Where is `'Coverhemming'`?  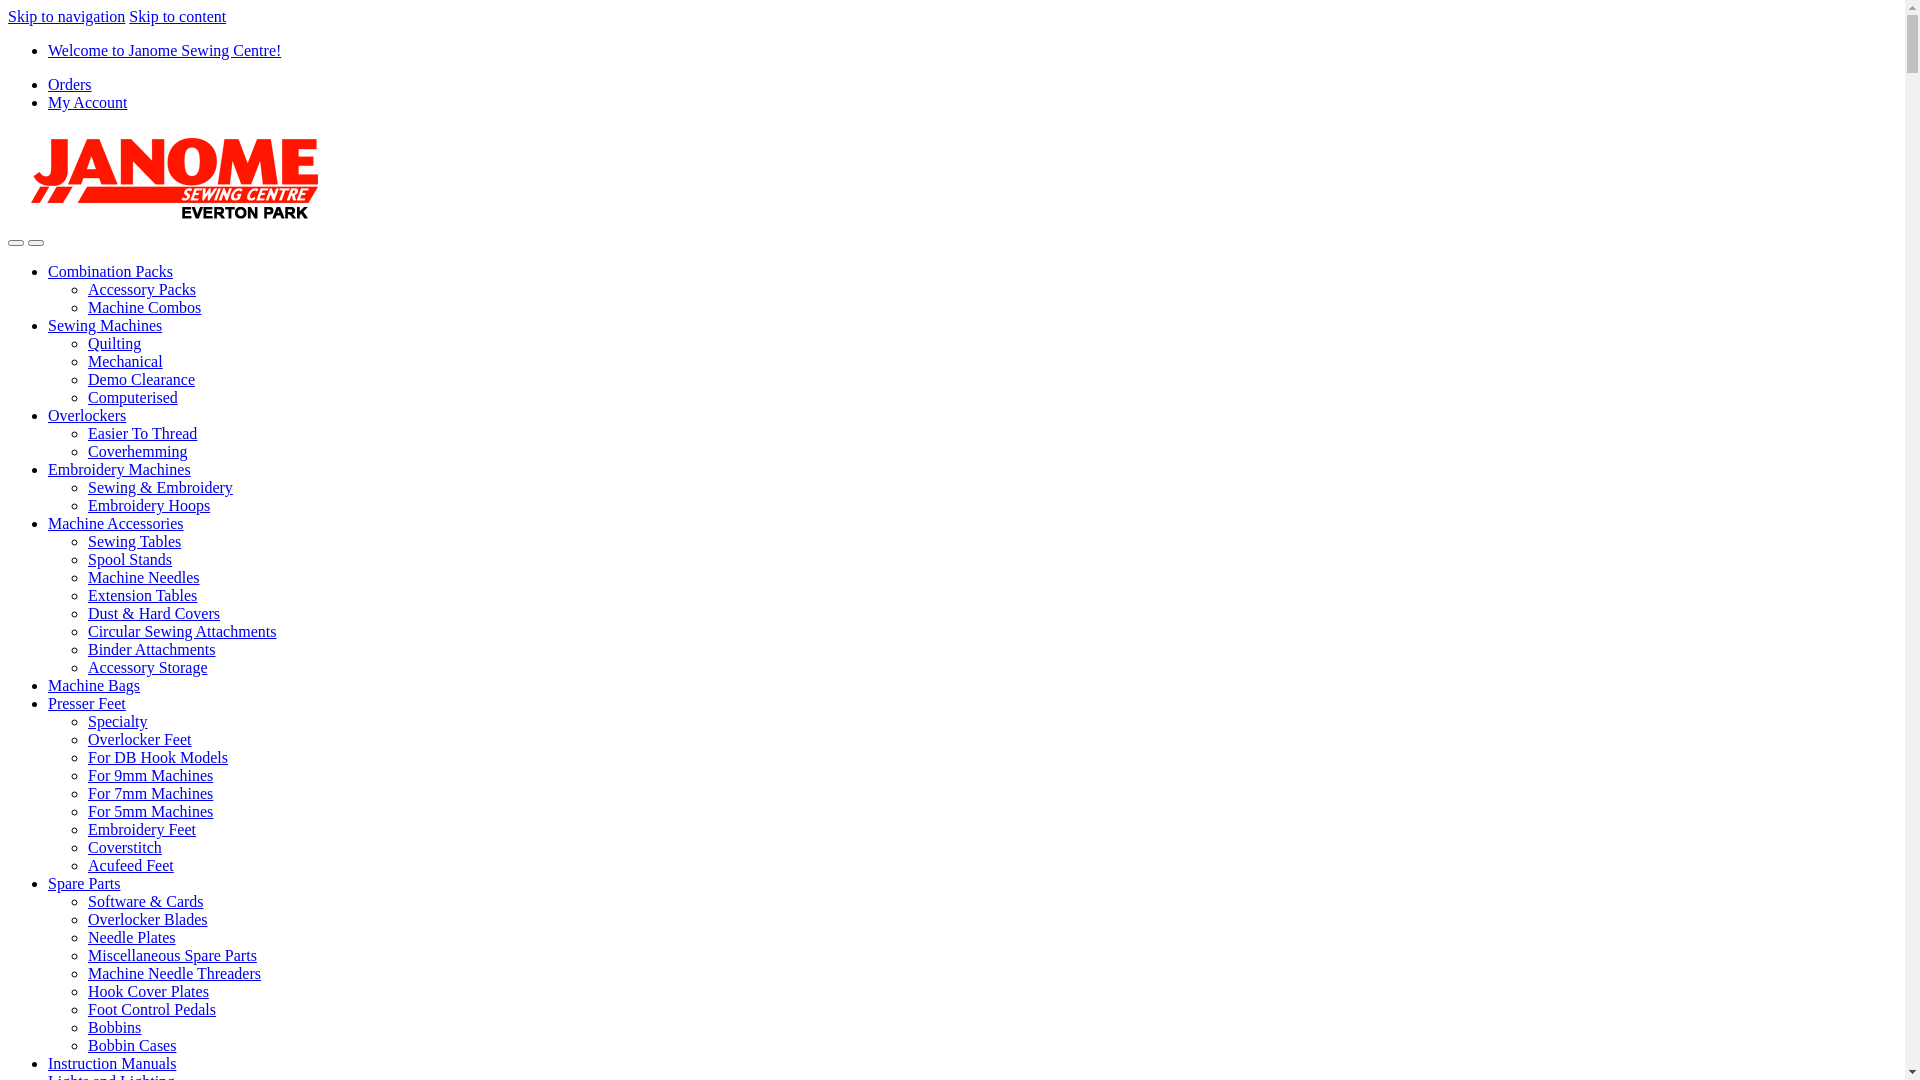
'Coverhemming' is located at coordinates (137, 451).